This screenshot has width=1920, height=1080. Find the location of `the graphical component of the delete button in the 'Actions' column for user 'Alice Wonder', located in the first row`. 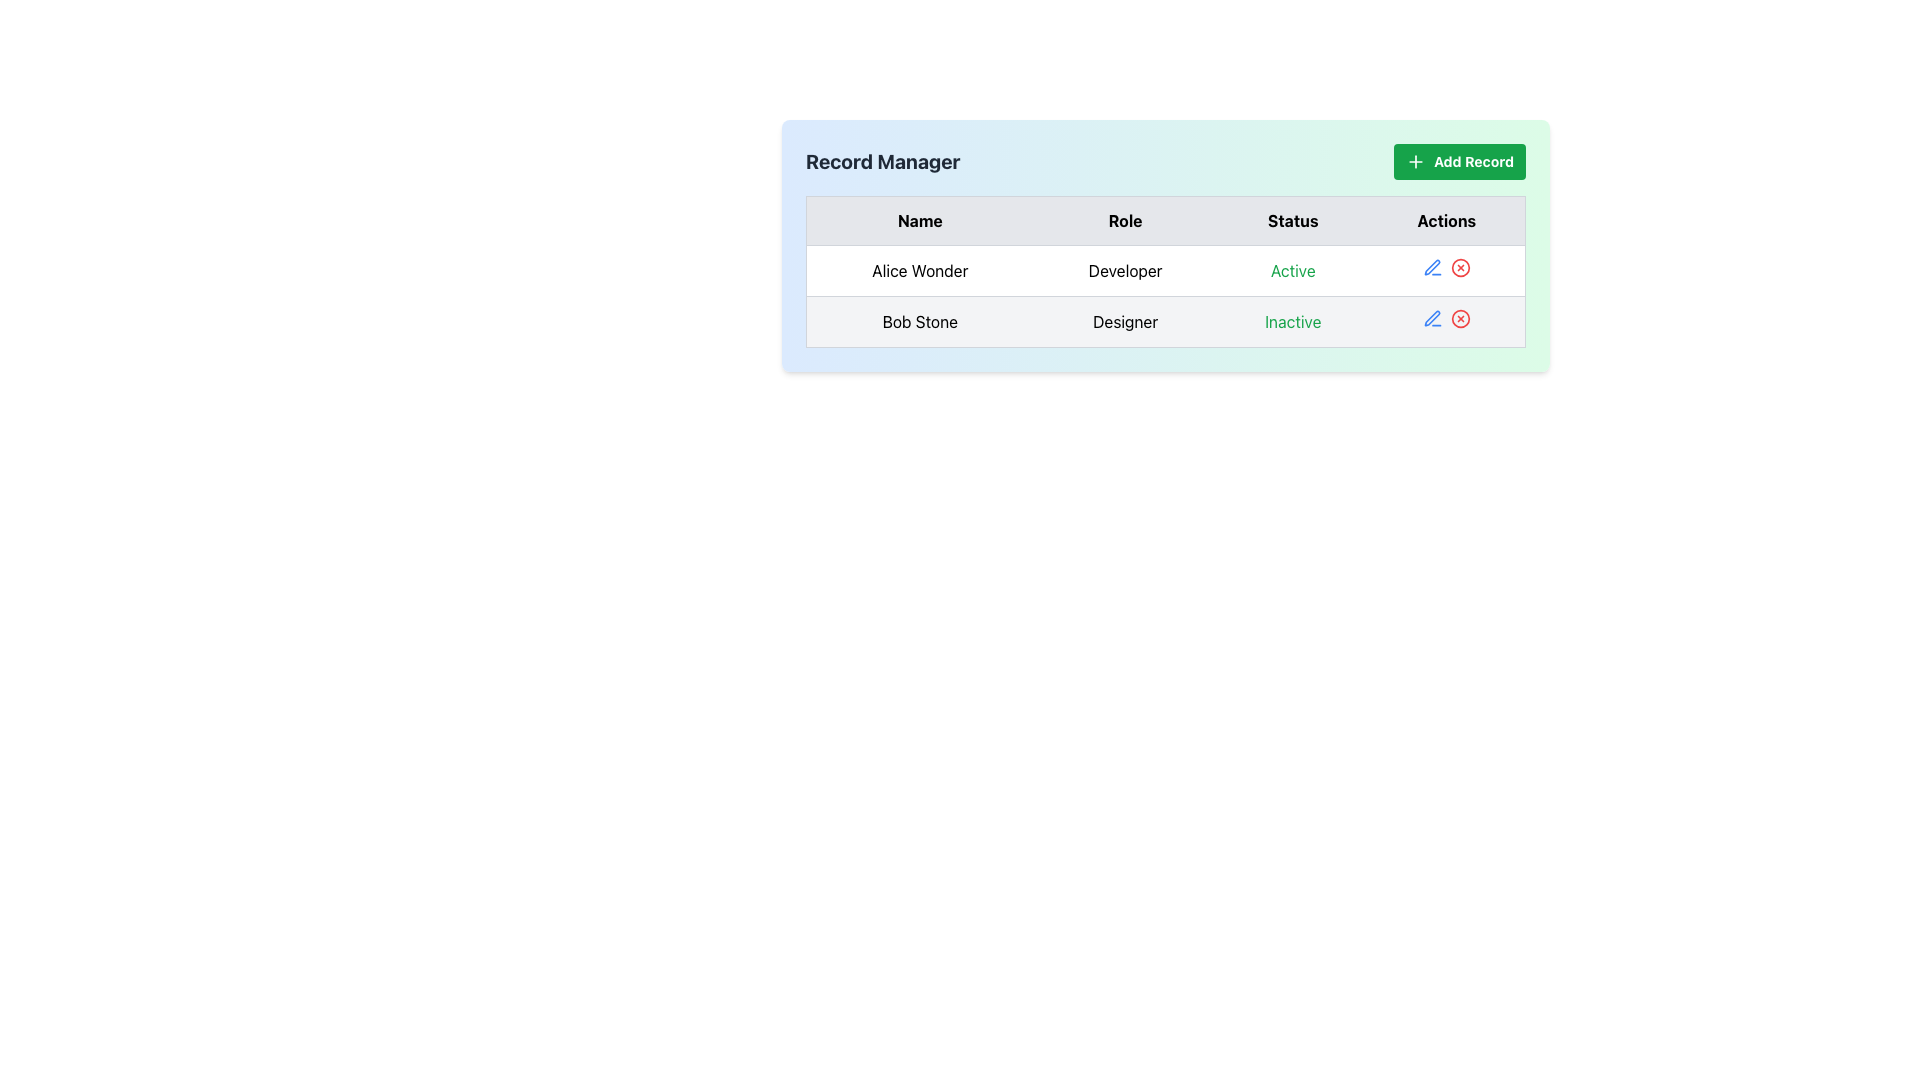

the graphical component of the delete button in the 'Actions' column for user 'Alice Wonder', located in the first row is located at coordinates (1460, 266).